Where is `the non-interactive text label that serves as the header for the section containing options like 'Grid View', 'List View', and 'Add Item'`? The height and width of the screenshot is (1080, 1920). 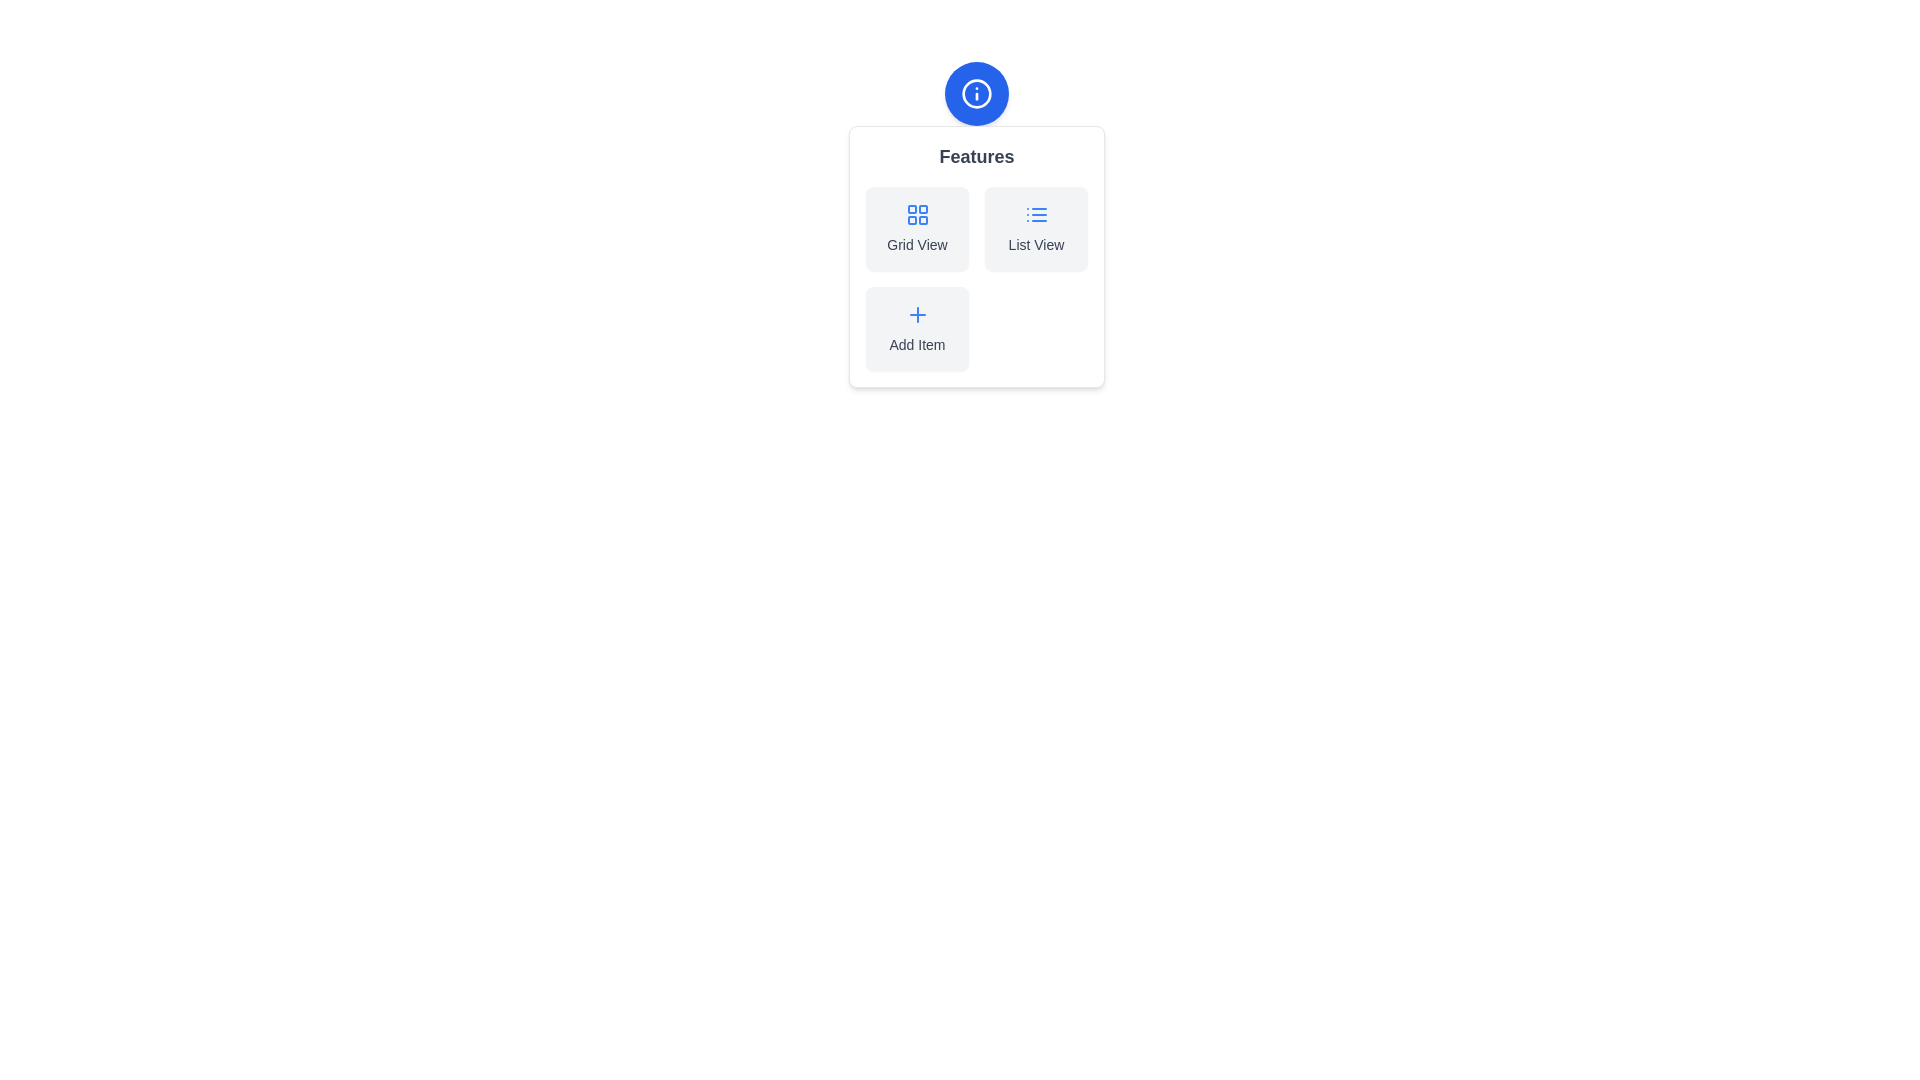
the non-interactive text label that serves as the header for the section containing options like 'Grid View', 'List View', and 'Add Item' is located at coordinates (977, 156).